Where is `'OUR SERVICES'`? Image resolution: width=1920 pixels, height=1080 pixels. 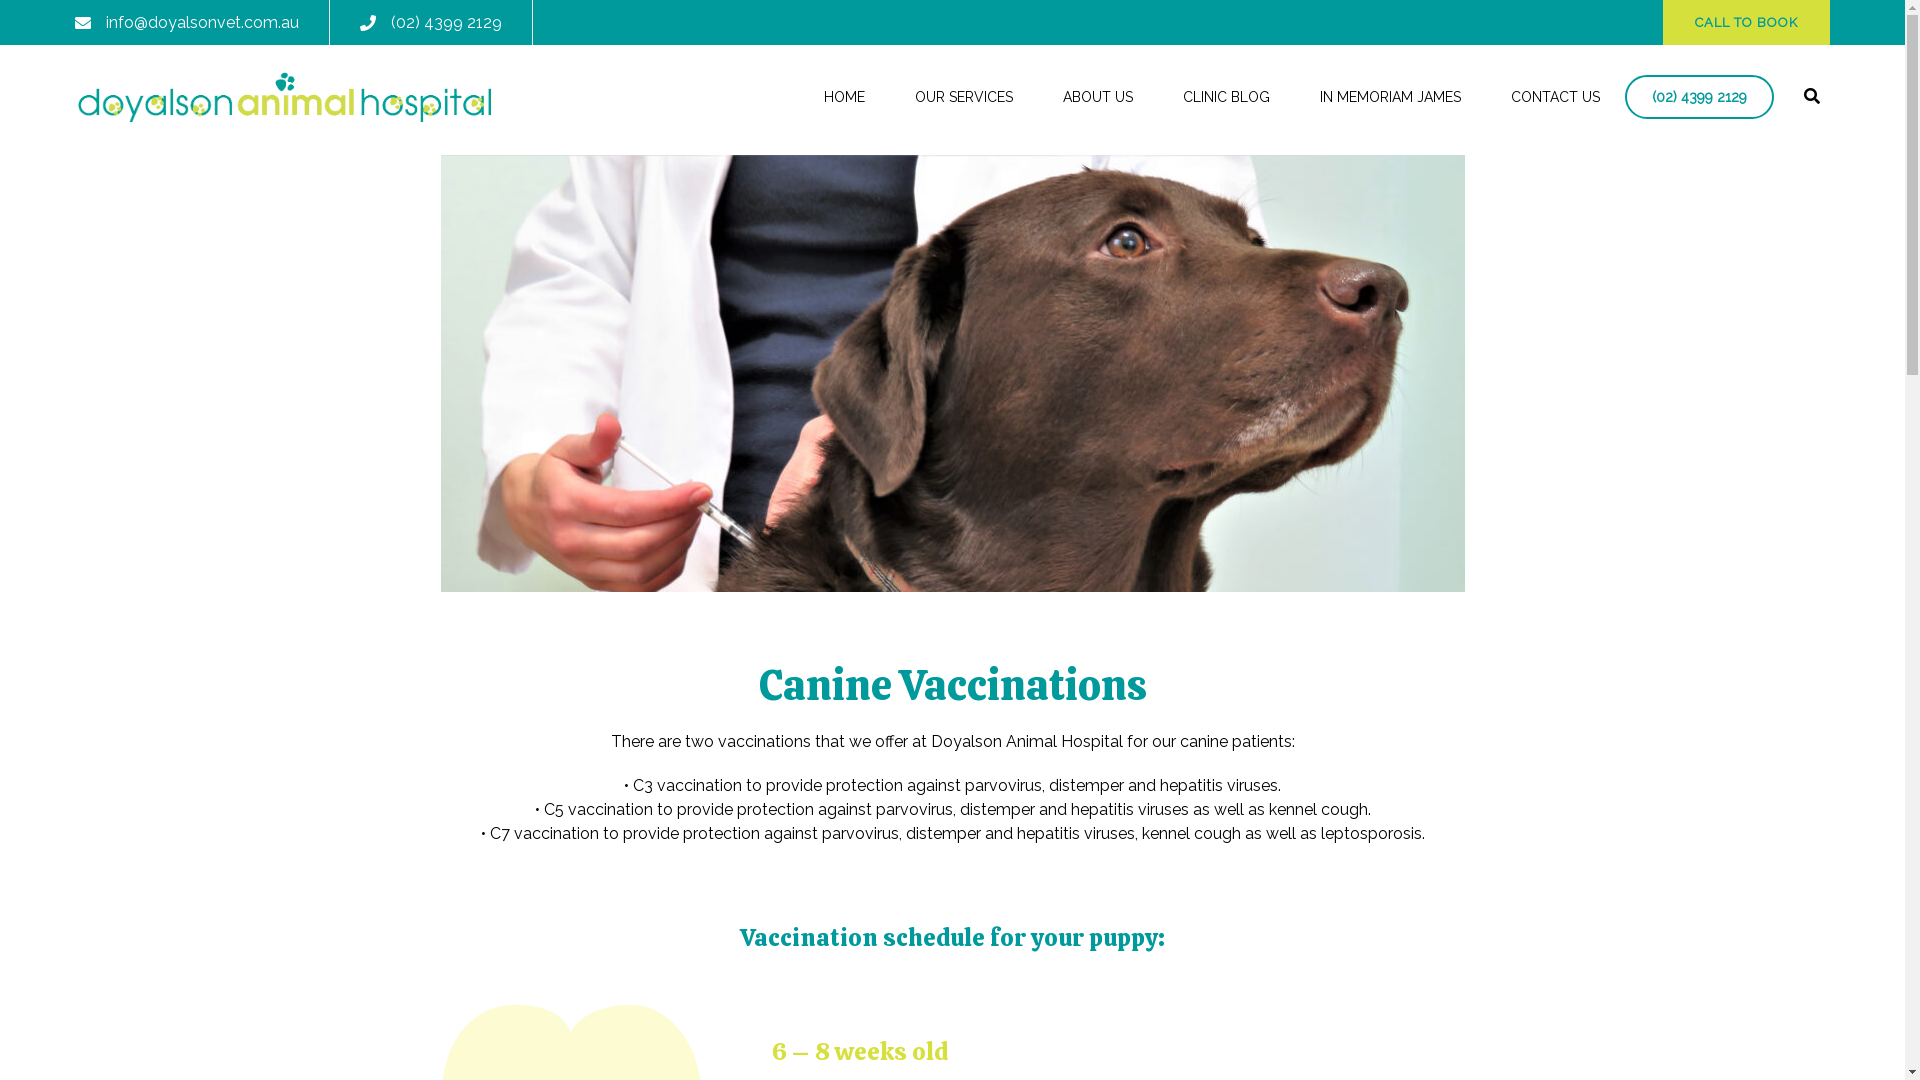
'OUR SERVICES' is located at coordinates (964, 97).